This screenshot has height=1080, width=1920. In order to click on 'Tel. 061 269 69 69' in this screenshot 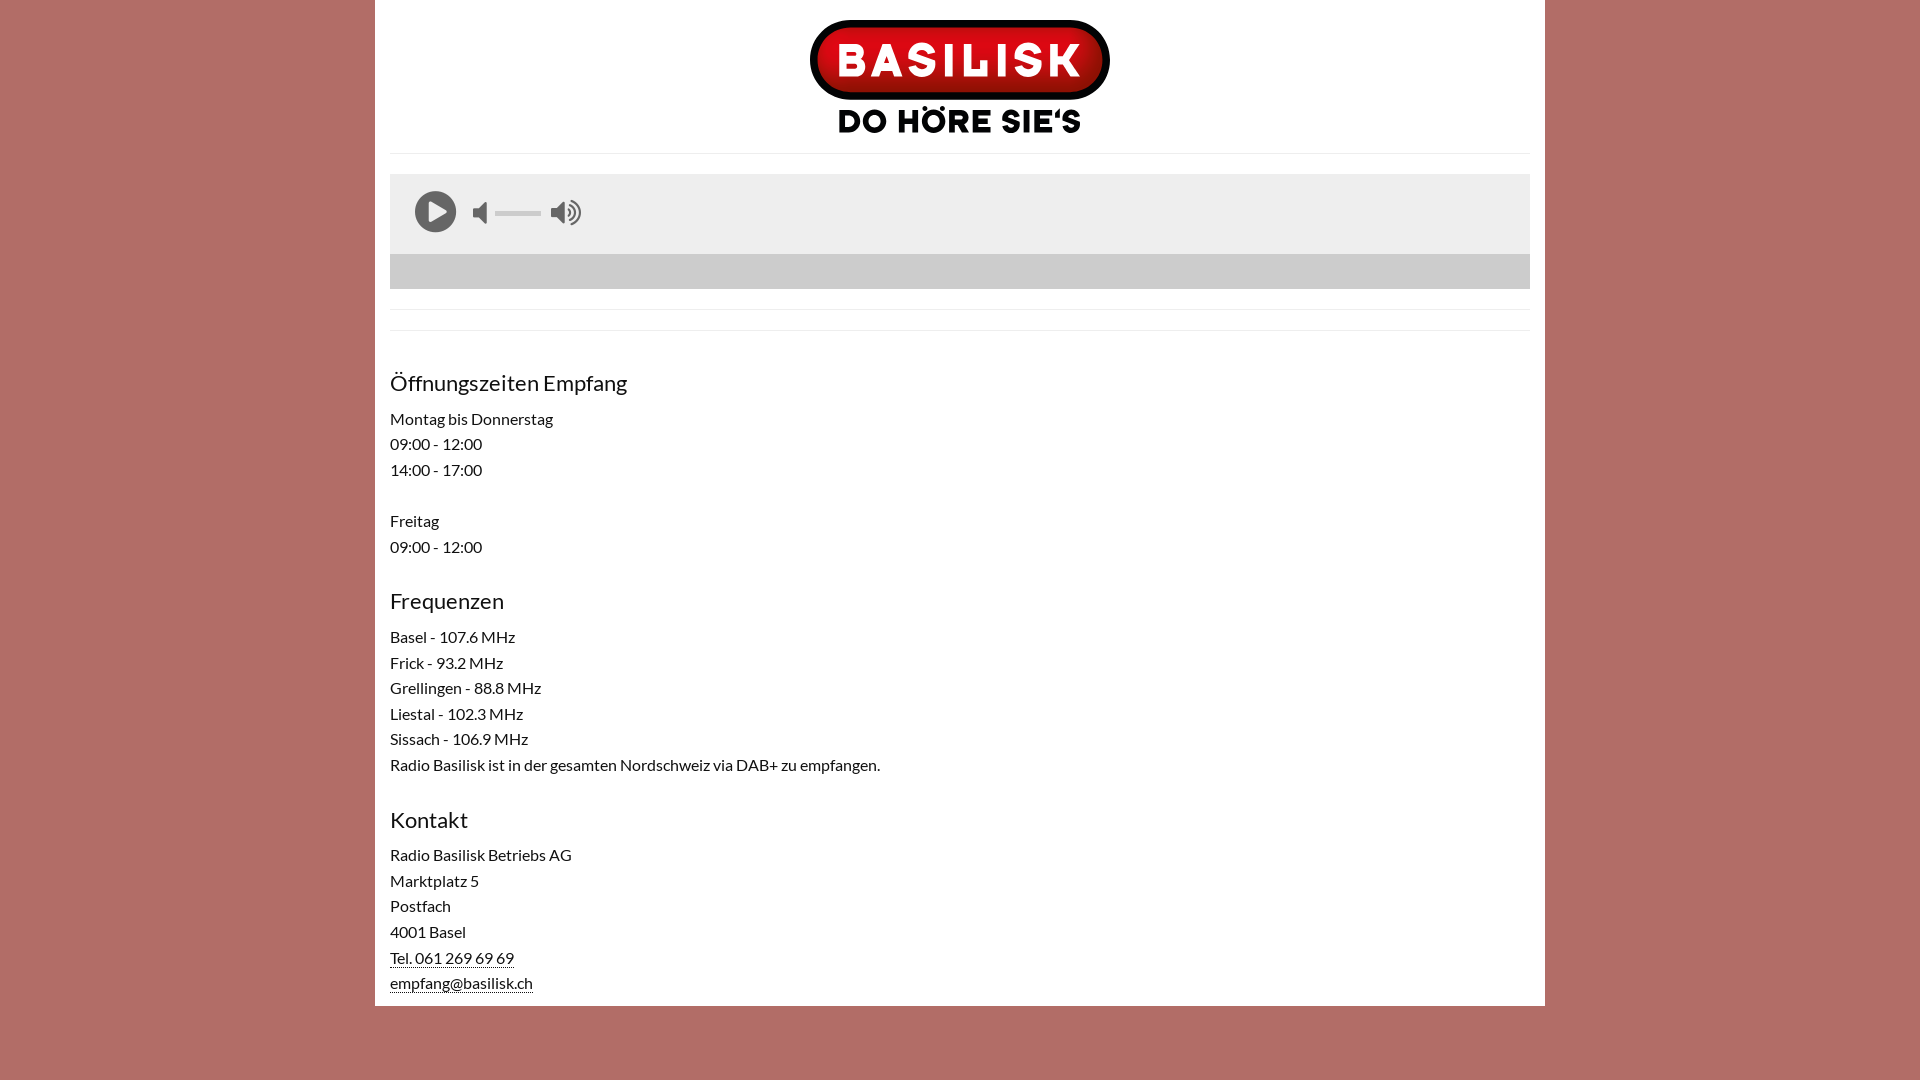, I will do `click(389, 956)`.